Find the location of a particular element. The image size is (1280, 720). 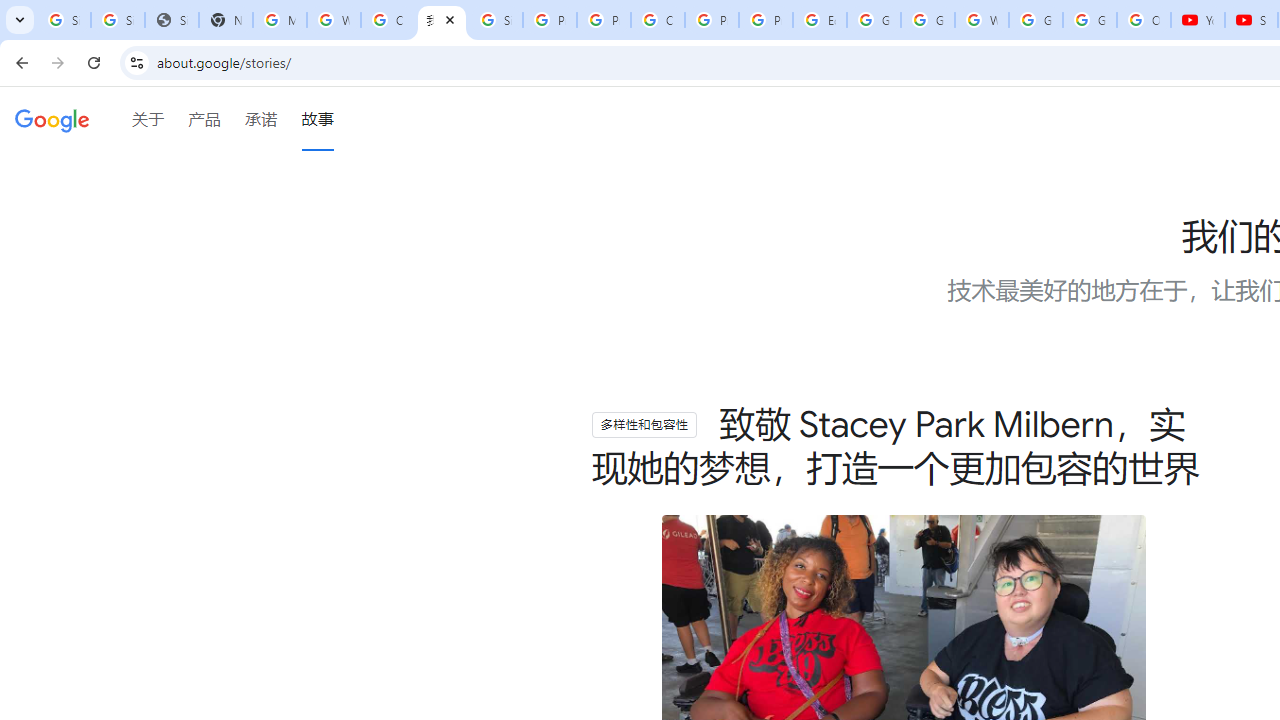

'New Tab' is located at coordinates (225, 20).